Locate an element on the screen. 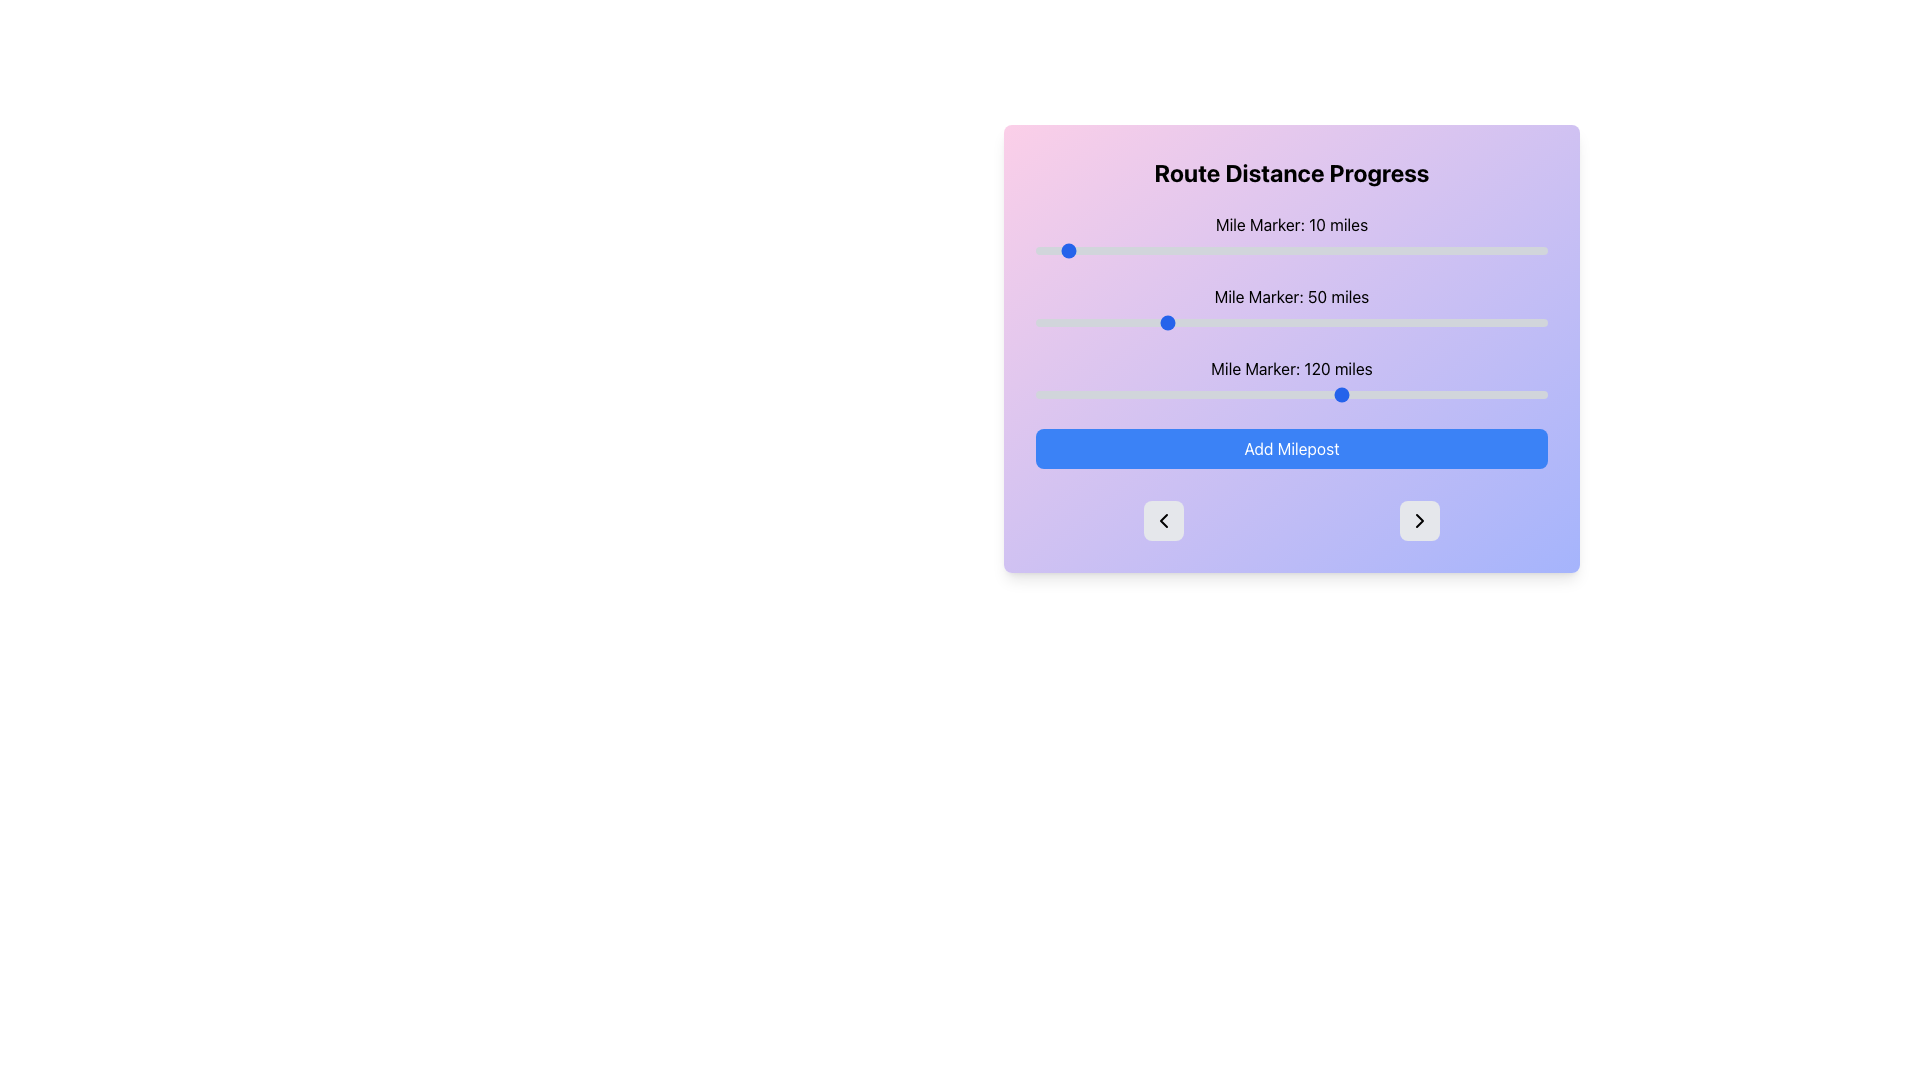 This screenshot has height=1080, width=1920. the right arrow button in the Button Group located at the bottom of the 'Route Distance Progress' card is located at coordinates (1291, 519).